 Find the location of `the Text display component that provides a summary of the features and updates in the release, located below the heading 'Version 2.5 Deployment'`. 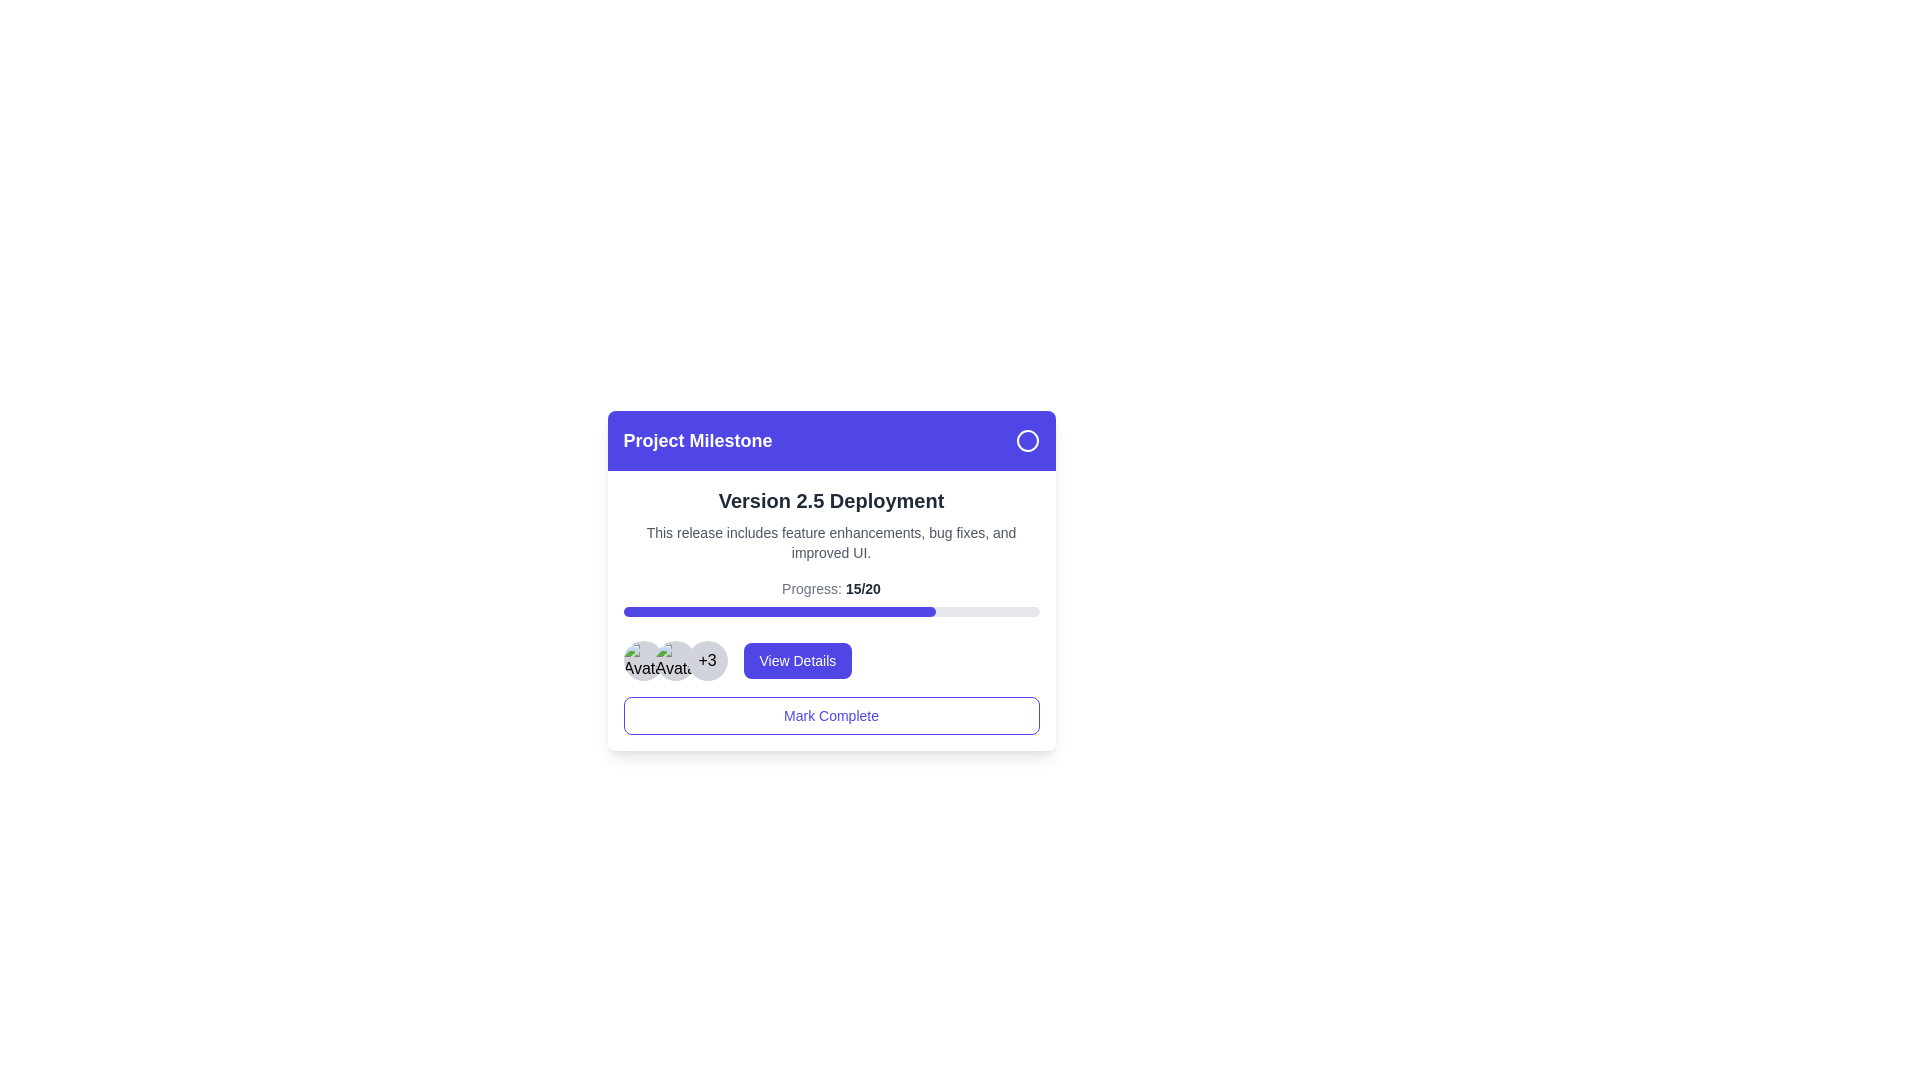

the Text display component that provides a summary of the features and updates in the release, located below the heading 'Version 2.5 Deployment' is located at coordinates (831, 543).